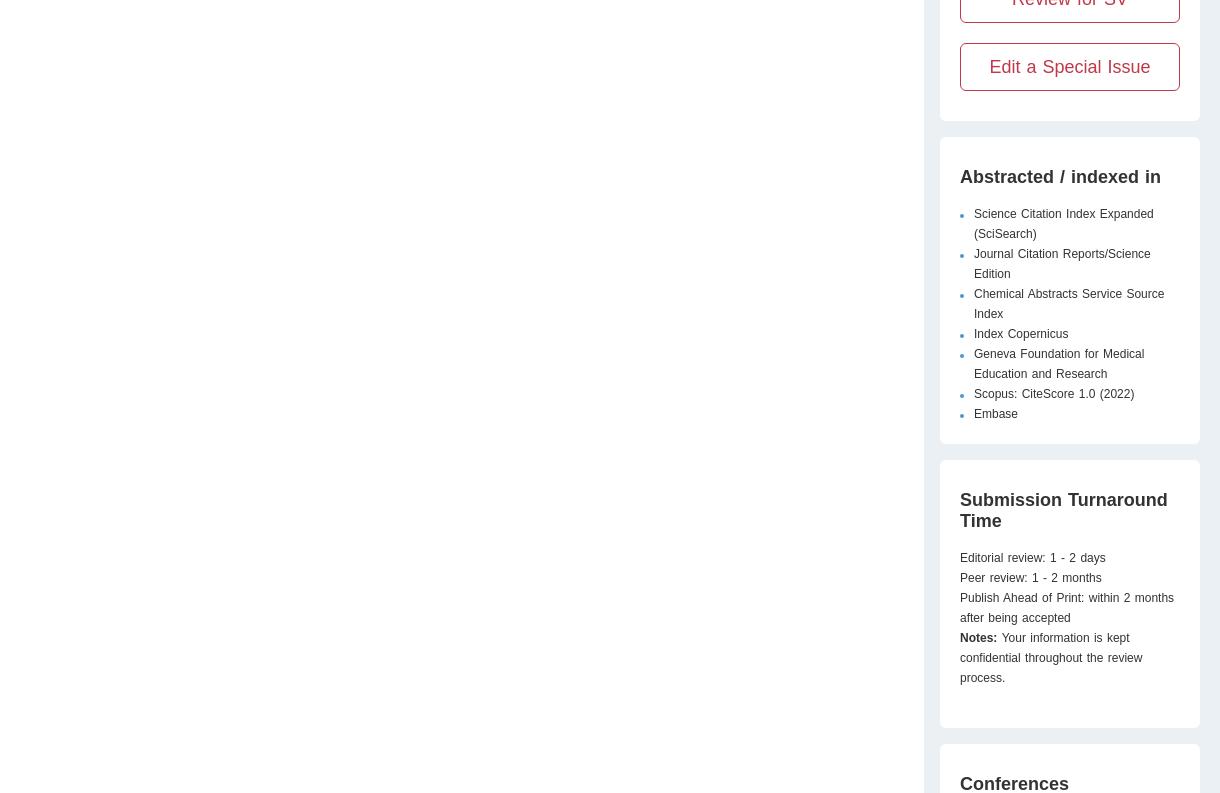 This screenshot has height=793, width=1220. What do you see at coordinates (1063, 224) in the screenshot?
I see `'Science Citation Index Expanded (SciSearch)'` at bounding box center [1063, 224].